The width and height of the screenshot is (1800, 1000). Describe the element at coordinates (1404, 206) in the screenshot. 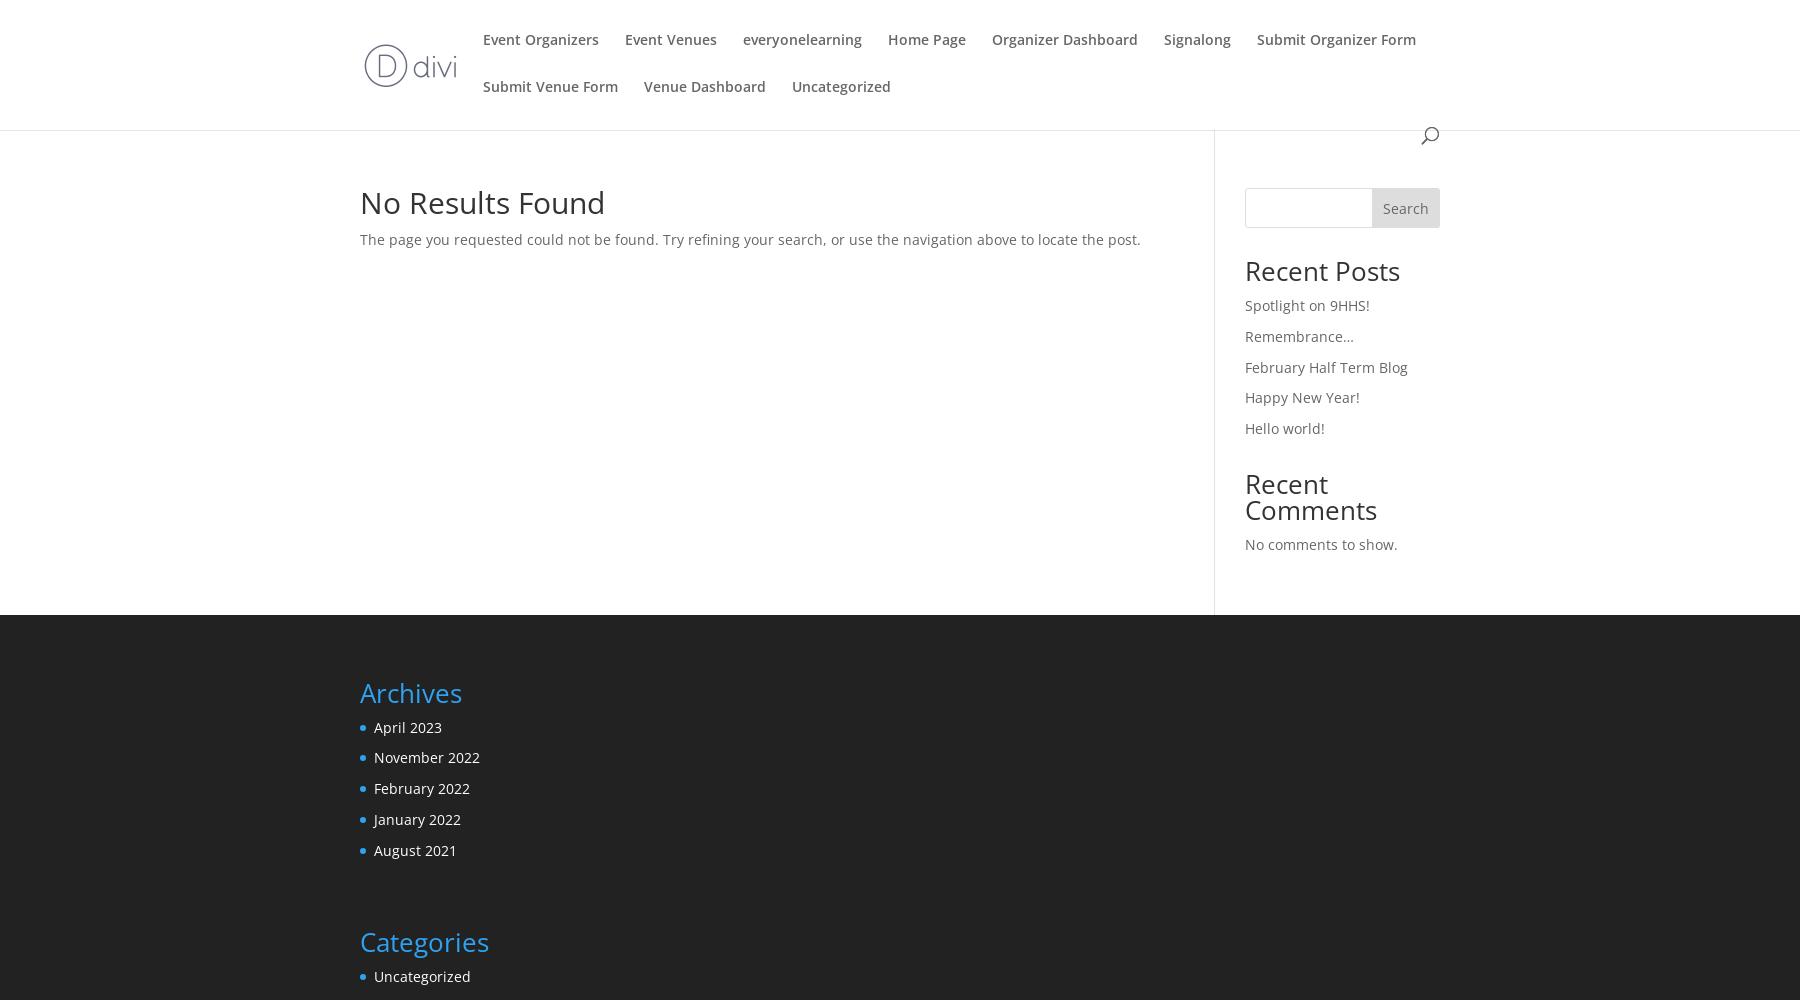

I see `'Search'` at that location.